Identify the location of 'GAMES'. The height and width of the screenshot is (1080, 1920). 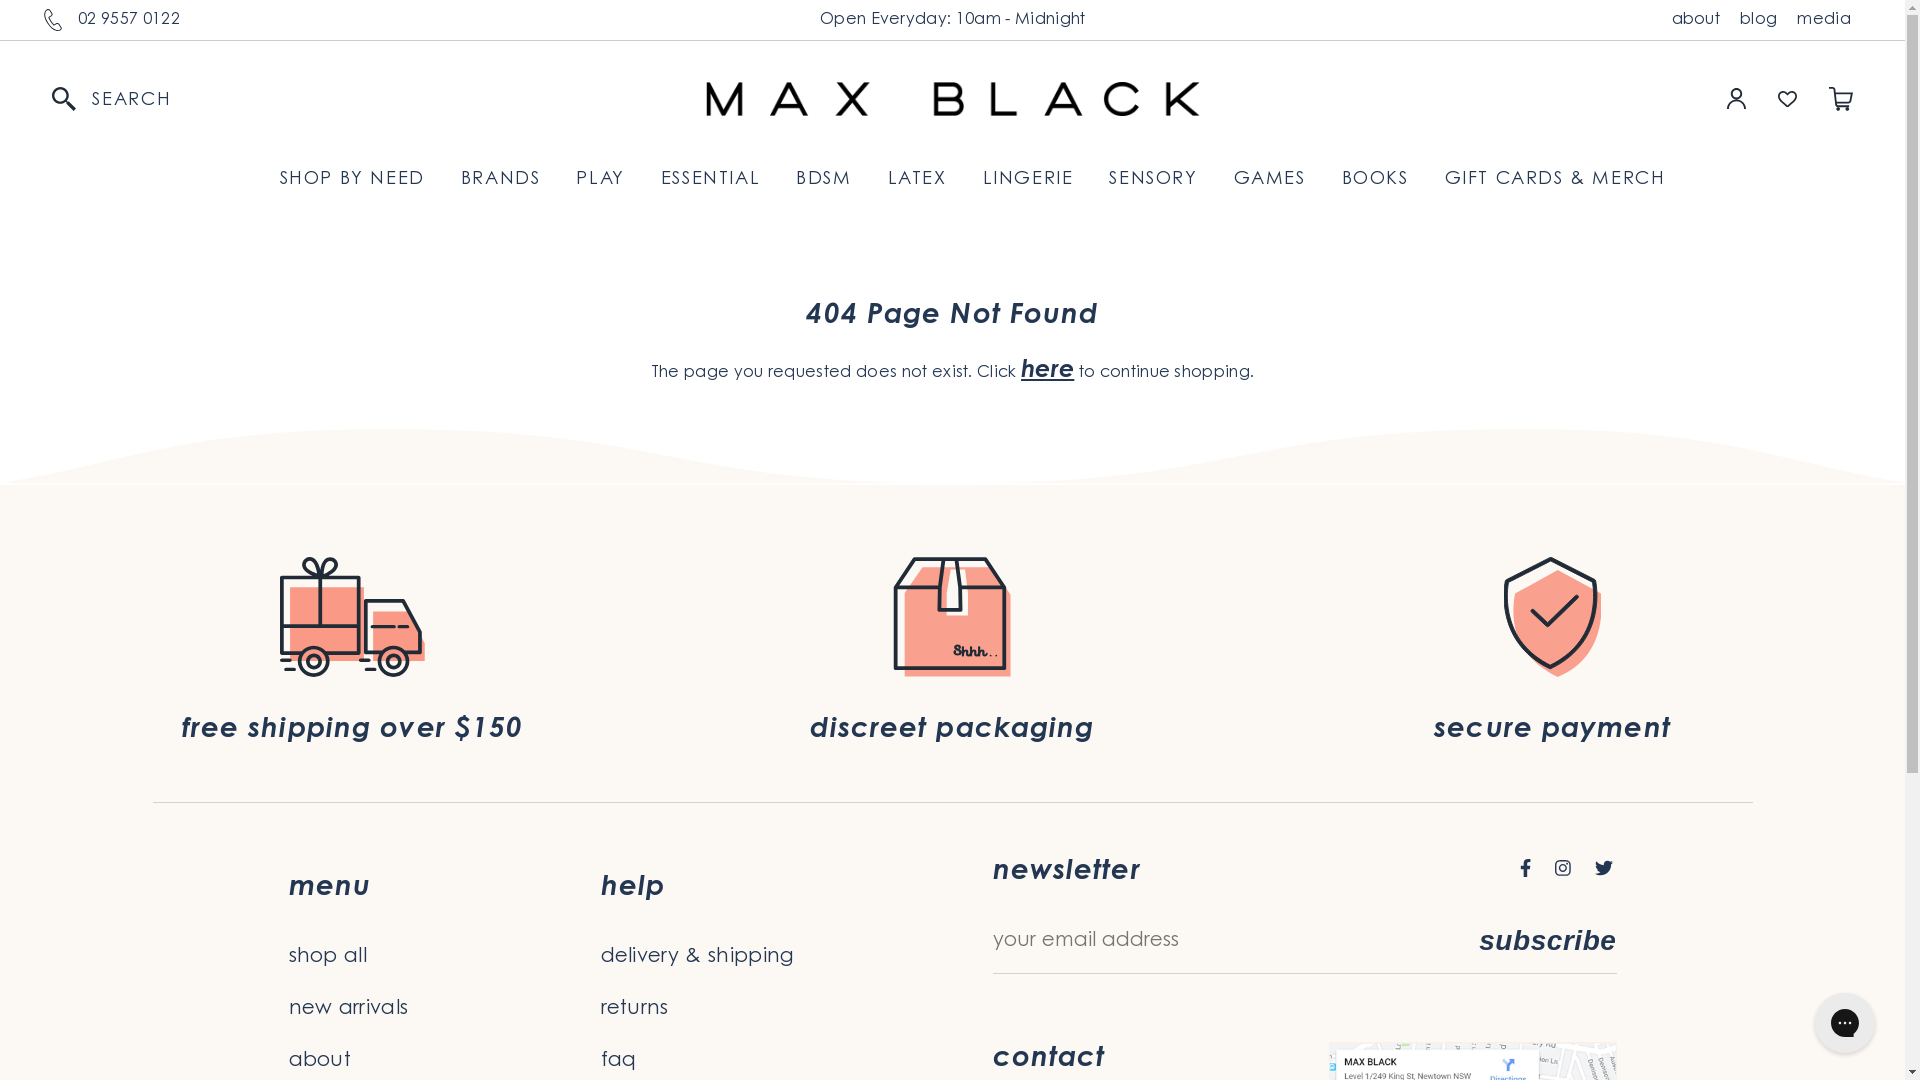
(1269, 180).